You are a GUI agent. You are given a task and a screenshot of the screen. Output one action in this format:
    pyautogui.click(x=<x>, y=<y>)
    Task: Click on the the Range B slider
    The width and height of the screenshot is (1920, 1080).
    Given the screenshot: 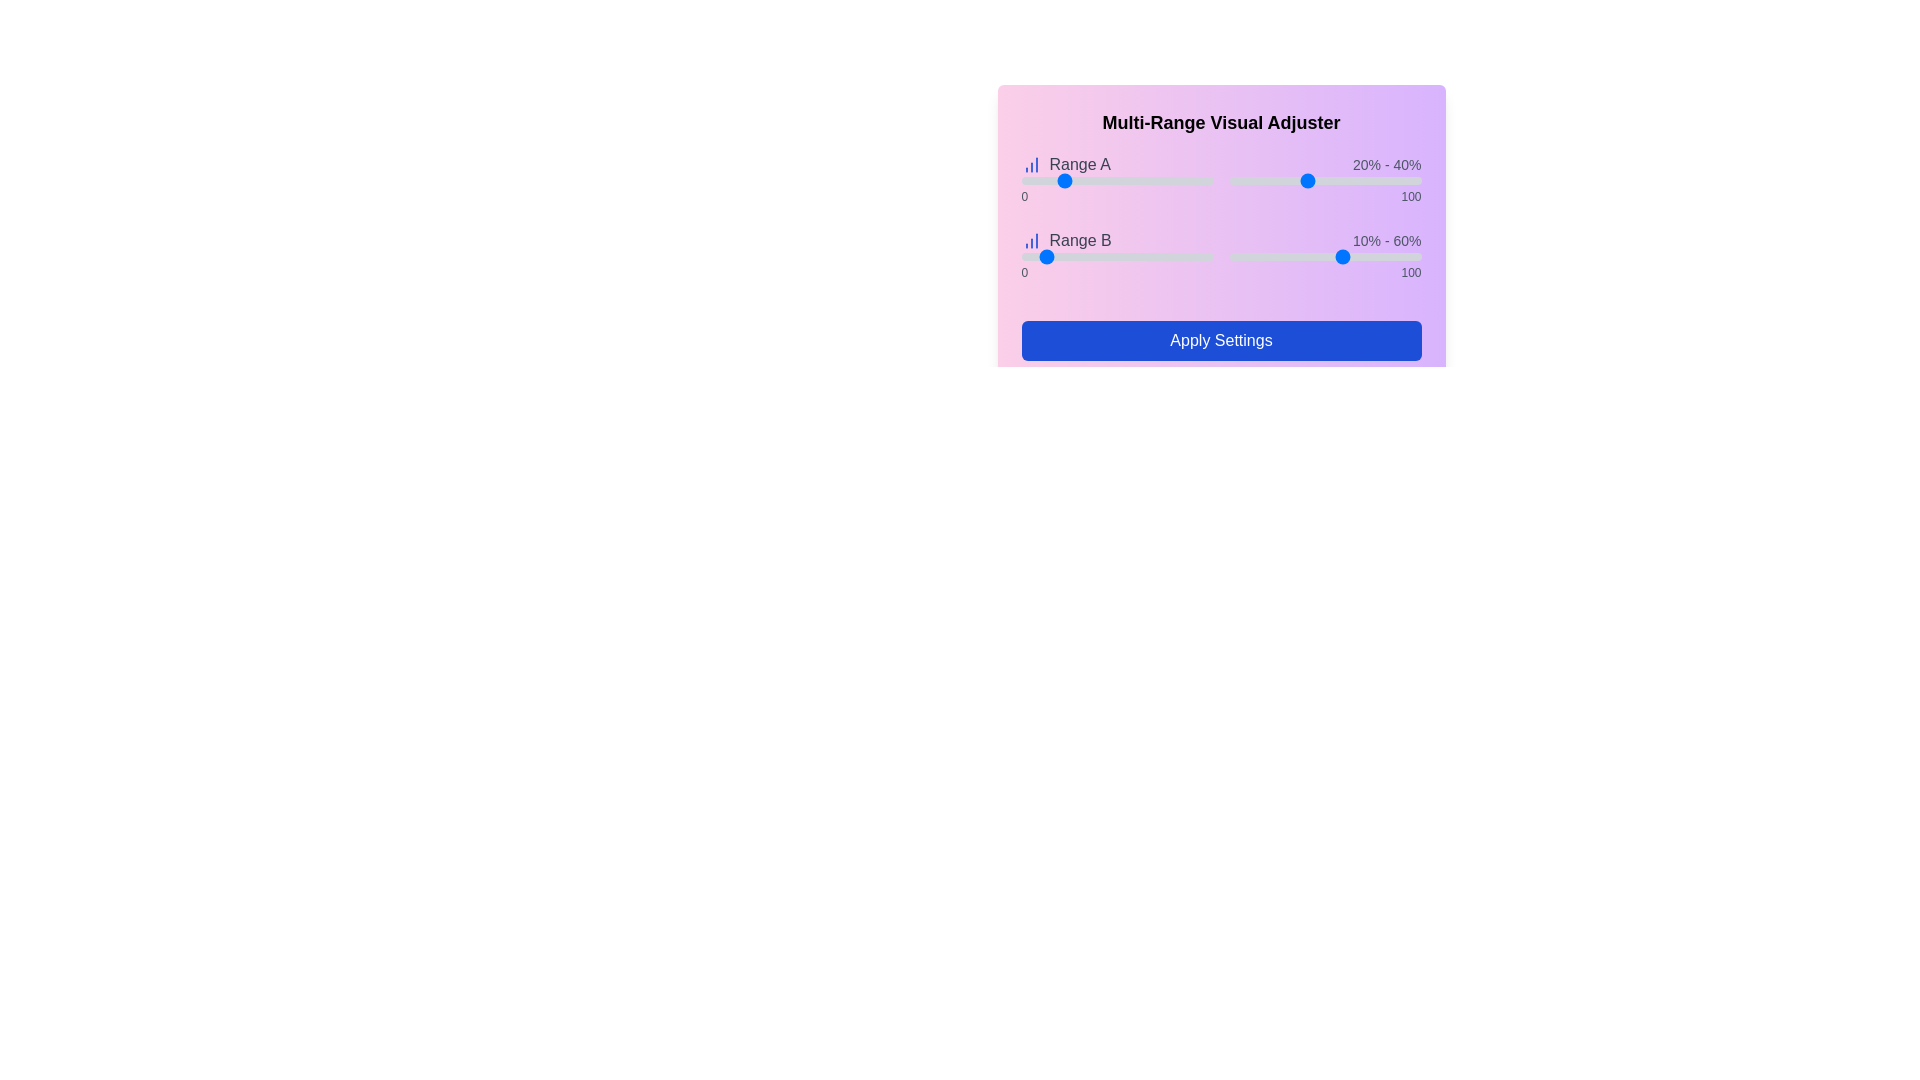 What is the action you would take?
    pyautogui.click(x=1399, y=256)
    